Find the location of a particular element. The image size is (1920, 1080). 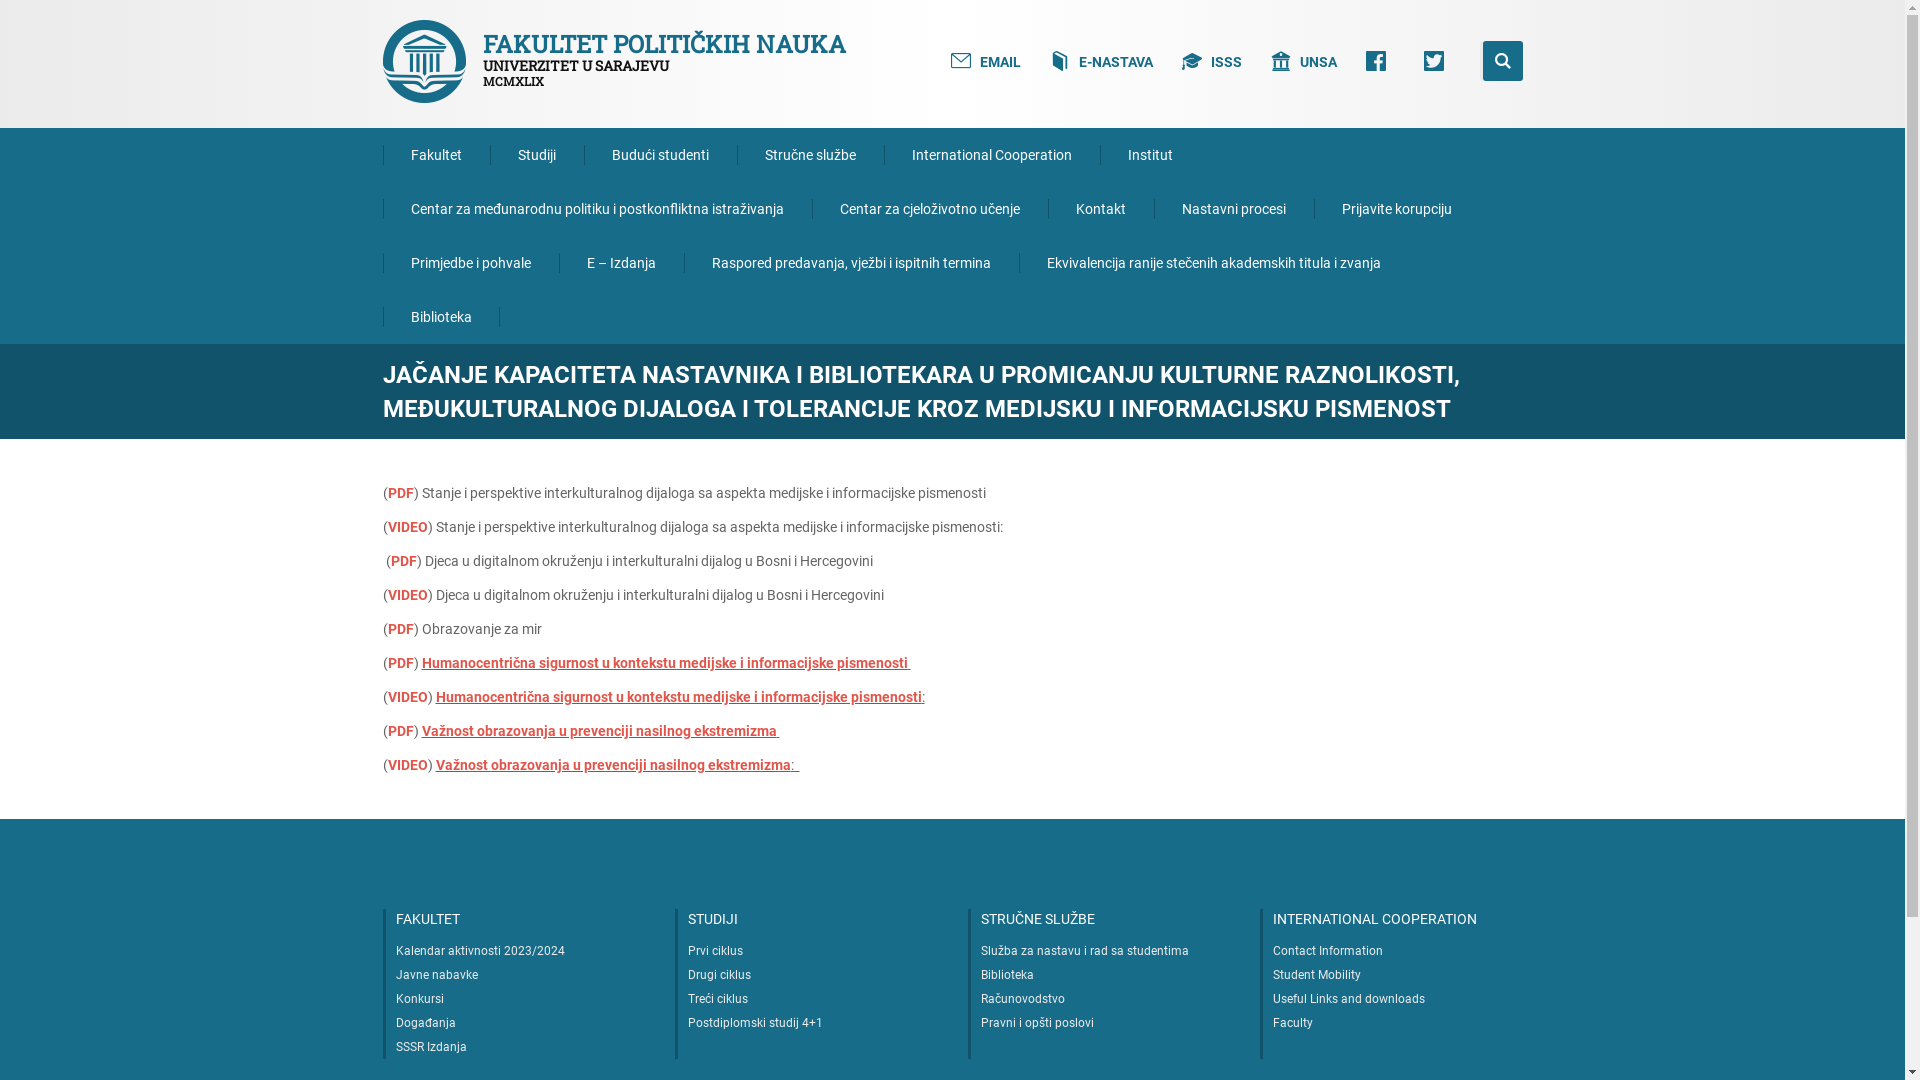

'Kontakt' is located at coordinates (1099, 208).